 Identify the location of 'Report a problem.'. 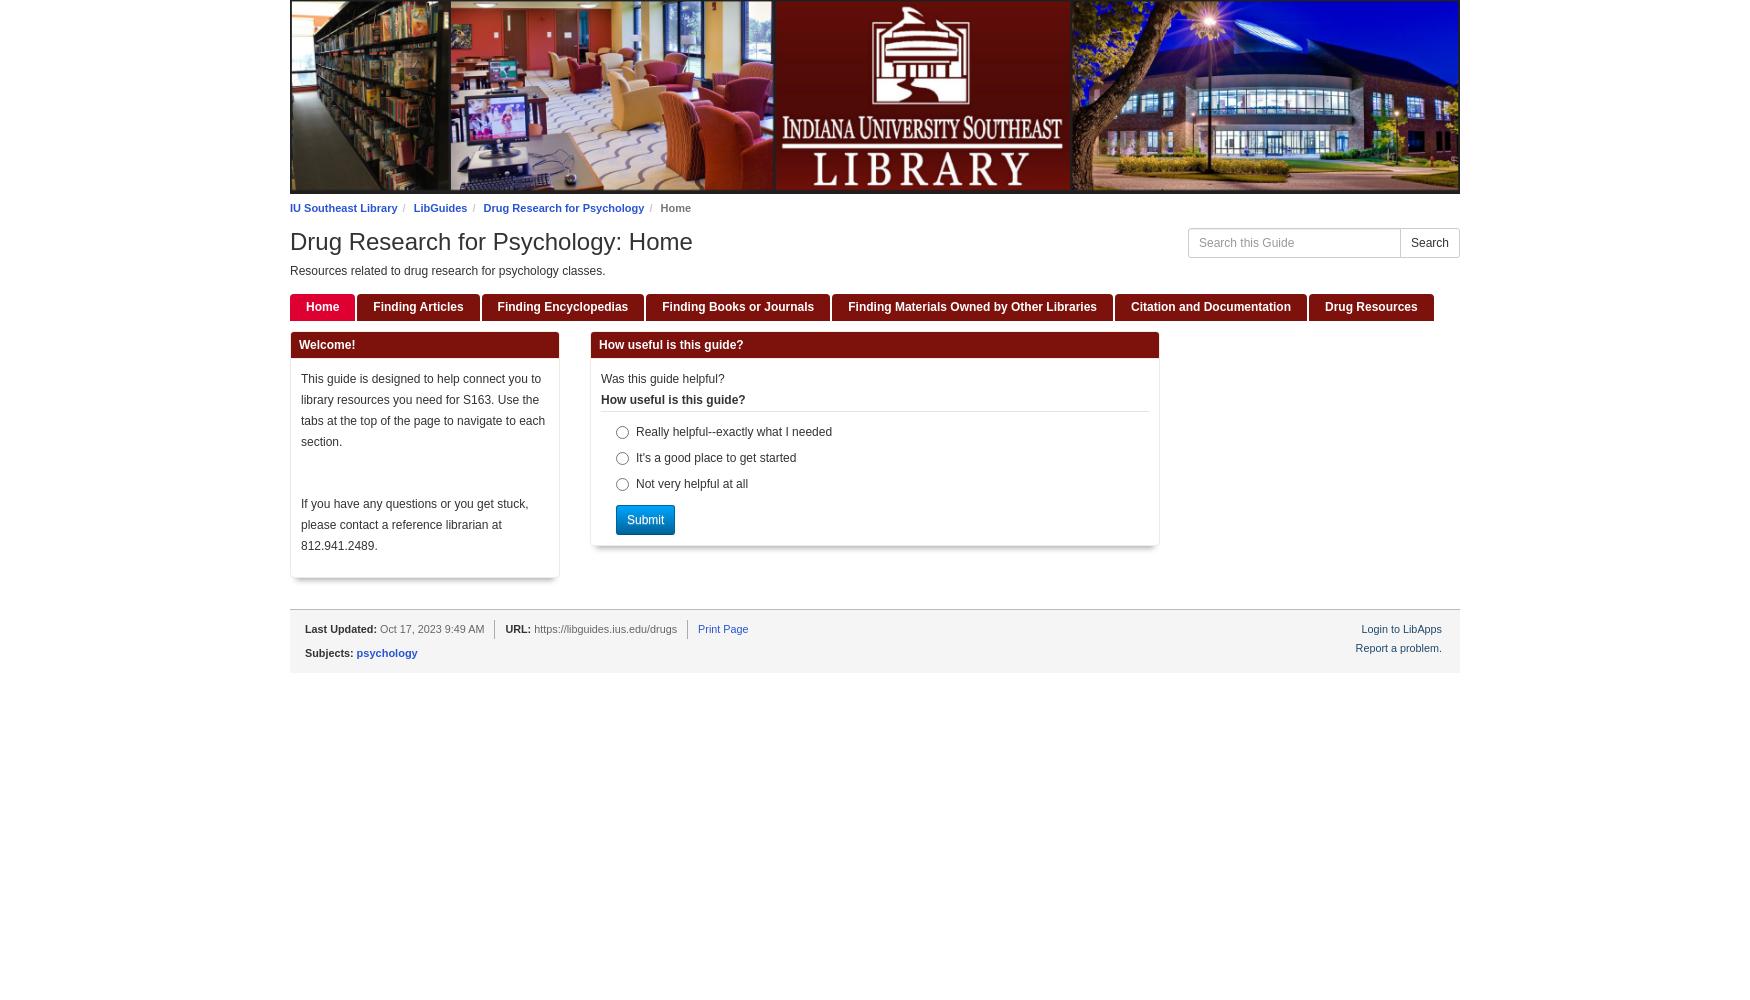
(1397, 648).